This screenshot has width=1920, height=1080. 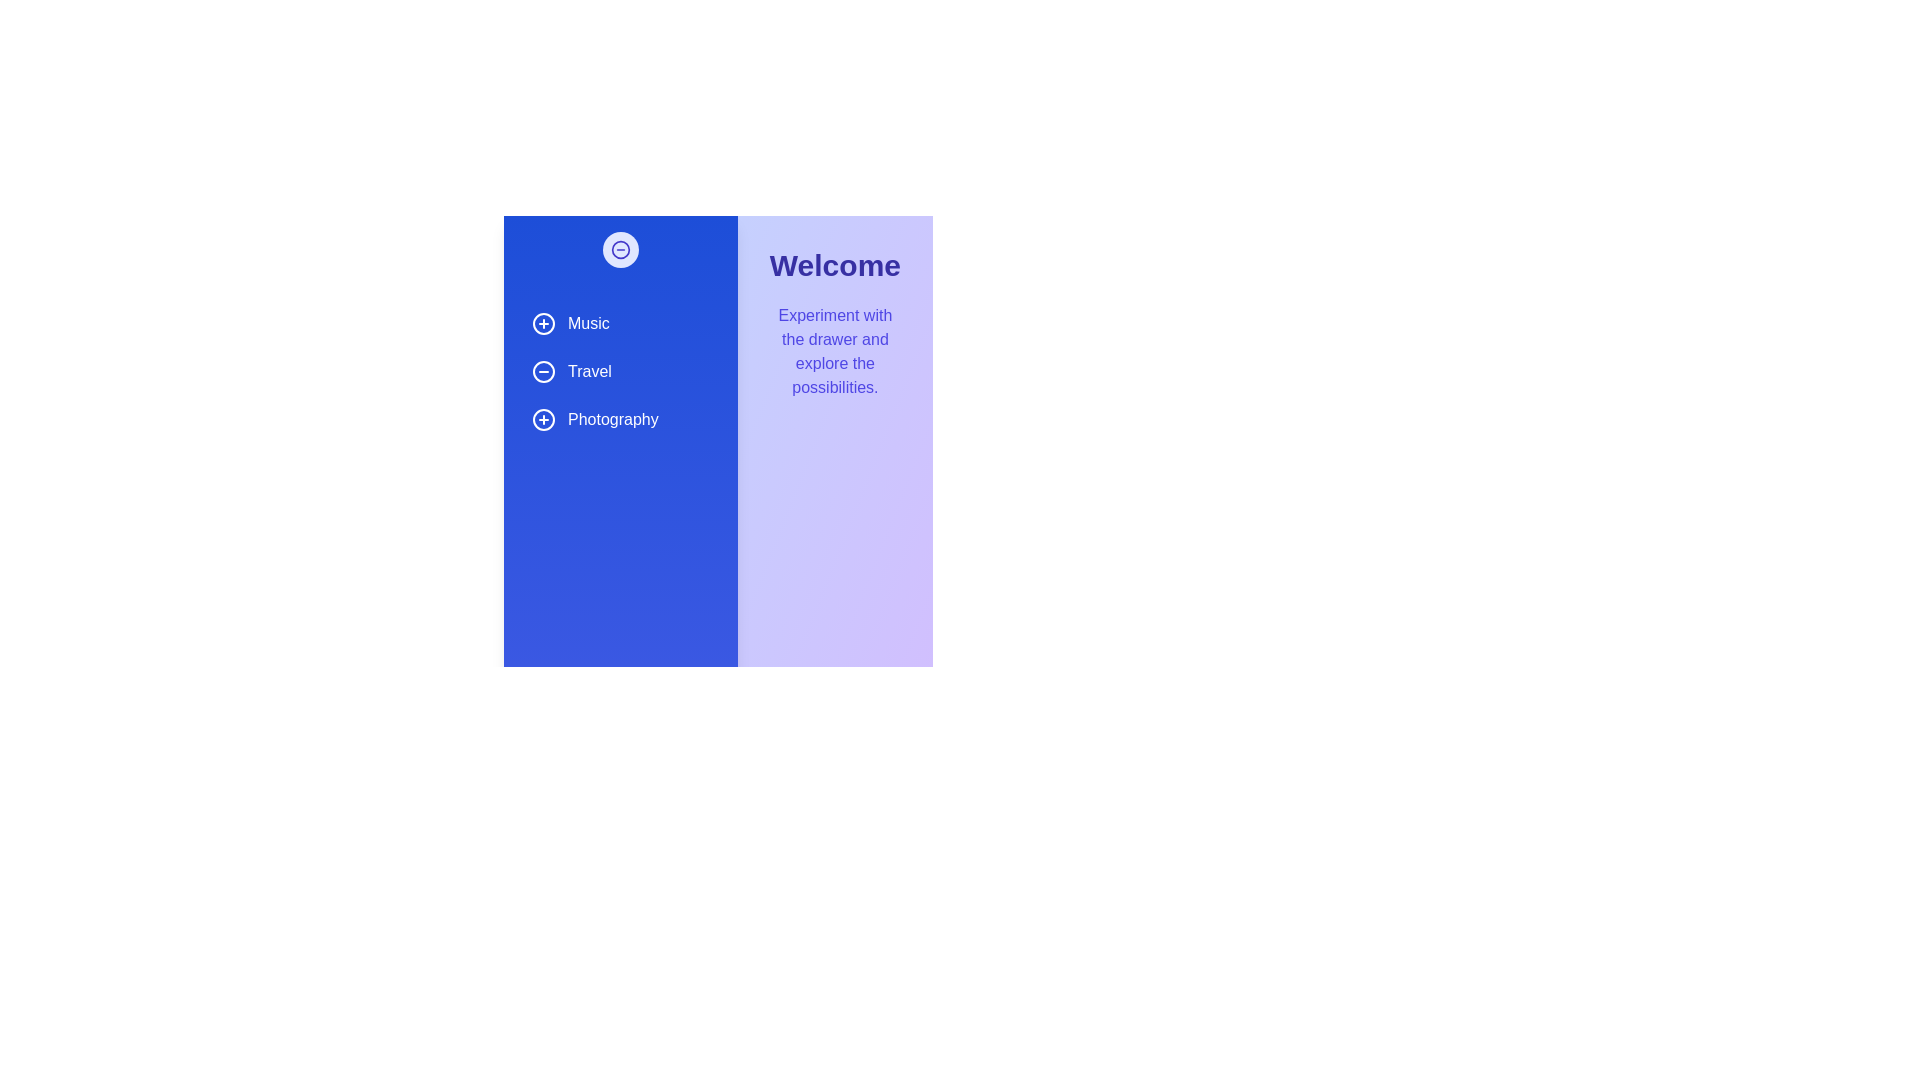 What do you see at coordinates (543, 323) in the screenshot?
I see `the icon corresponding to Music in the drawer` at bounding box center [543, 323].